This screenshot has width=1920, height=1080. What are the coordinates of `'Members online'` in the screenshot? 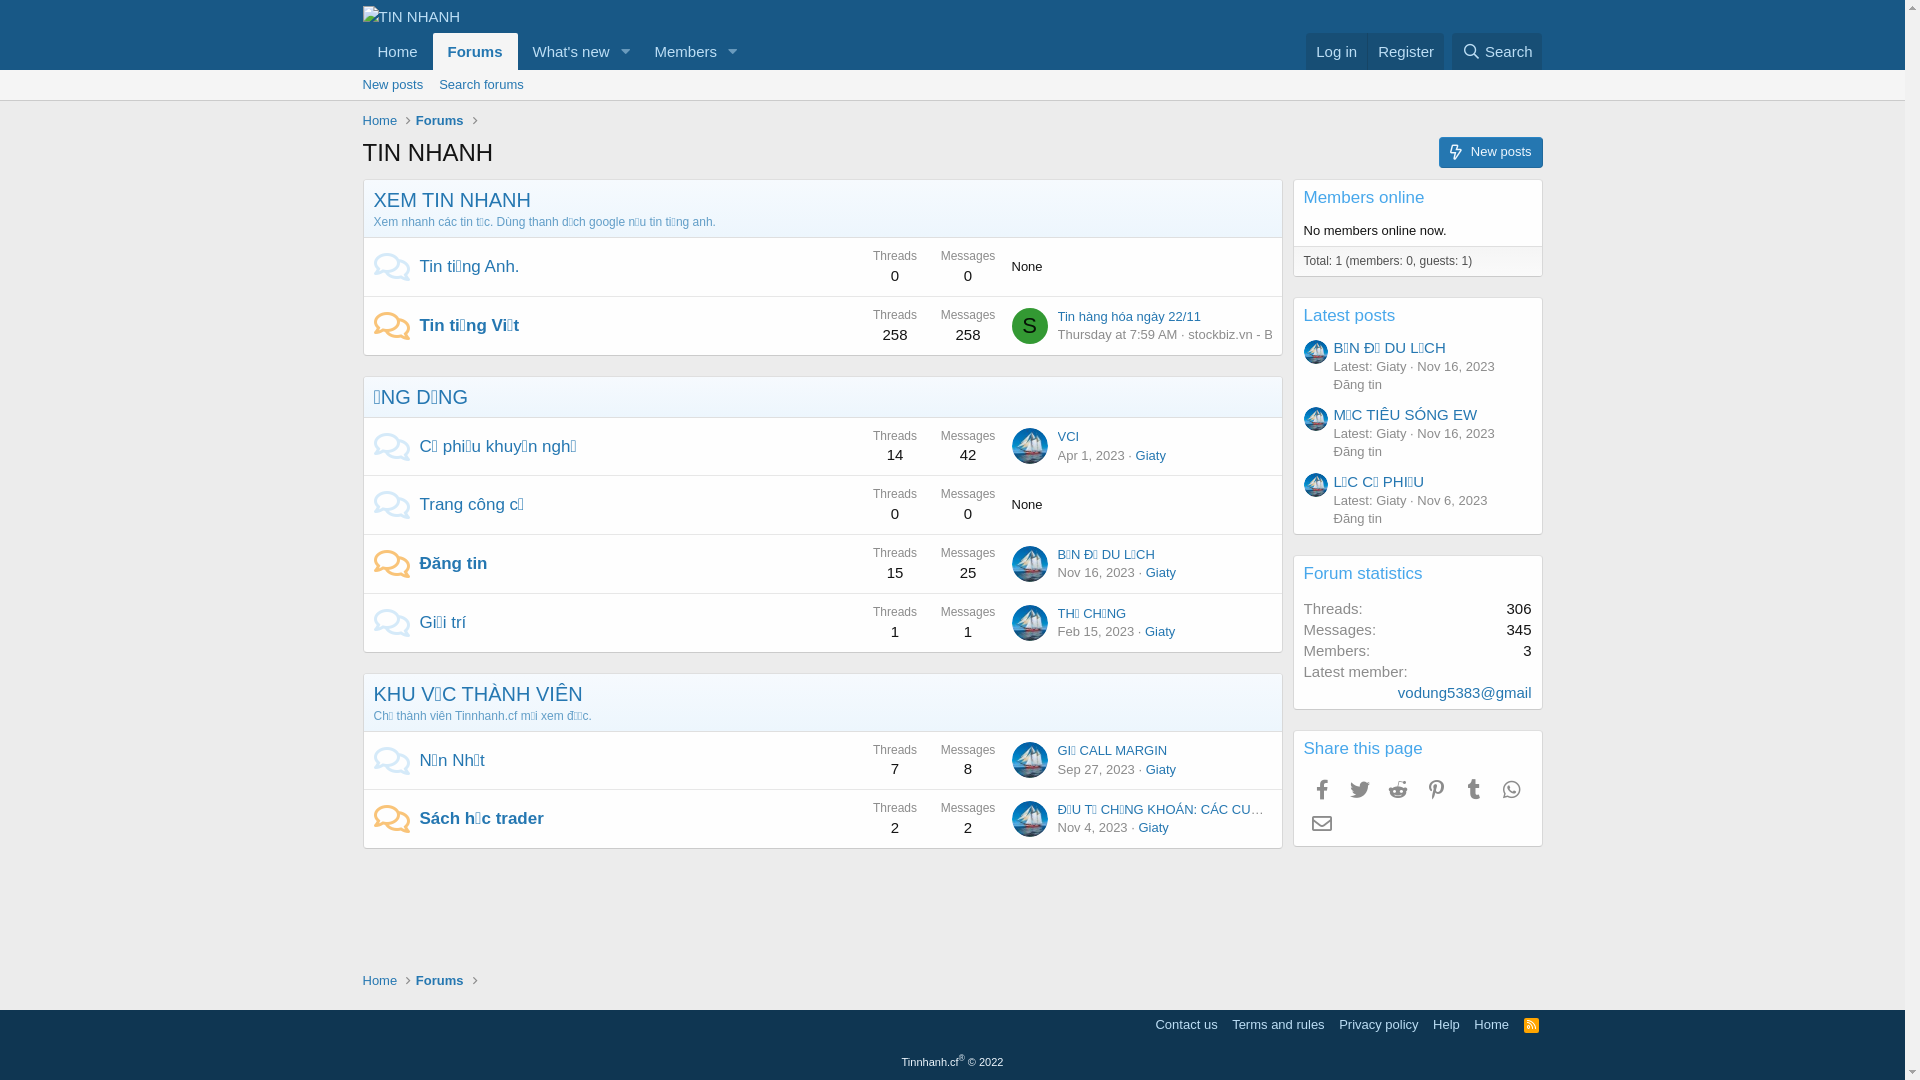 It's located at (1304, 197).